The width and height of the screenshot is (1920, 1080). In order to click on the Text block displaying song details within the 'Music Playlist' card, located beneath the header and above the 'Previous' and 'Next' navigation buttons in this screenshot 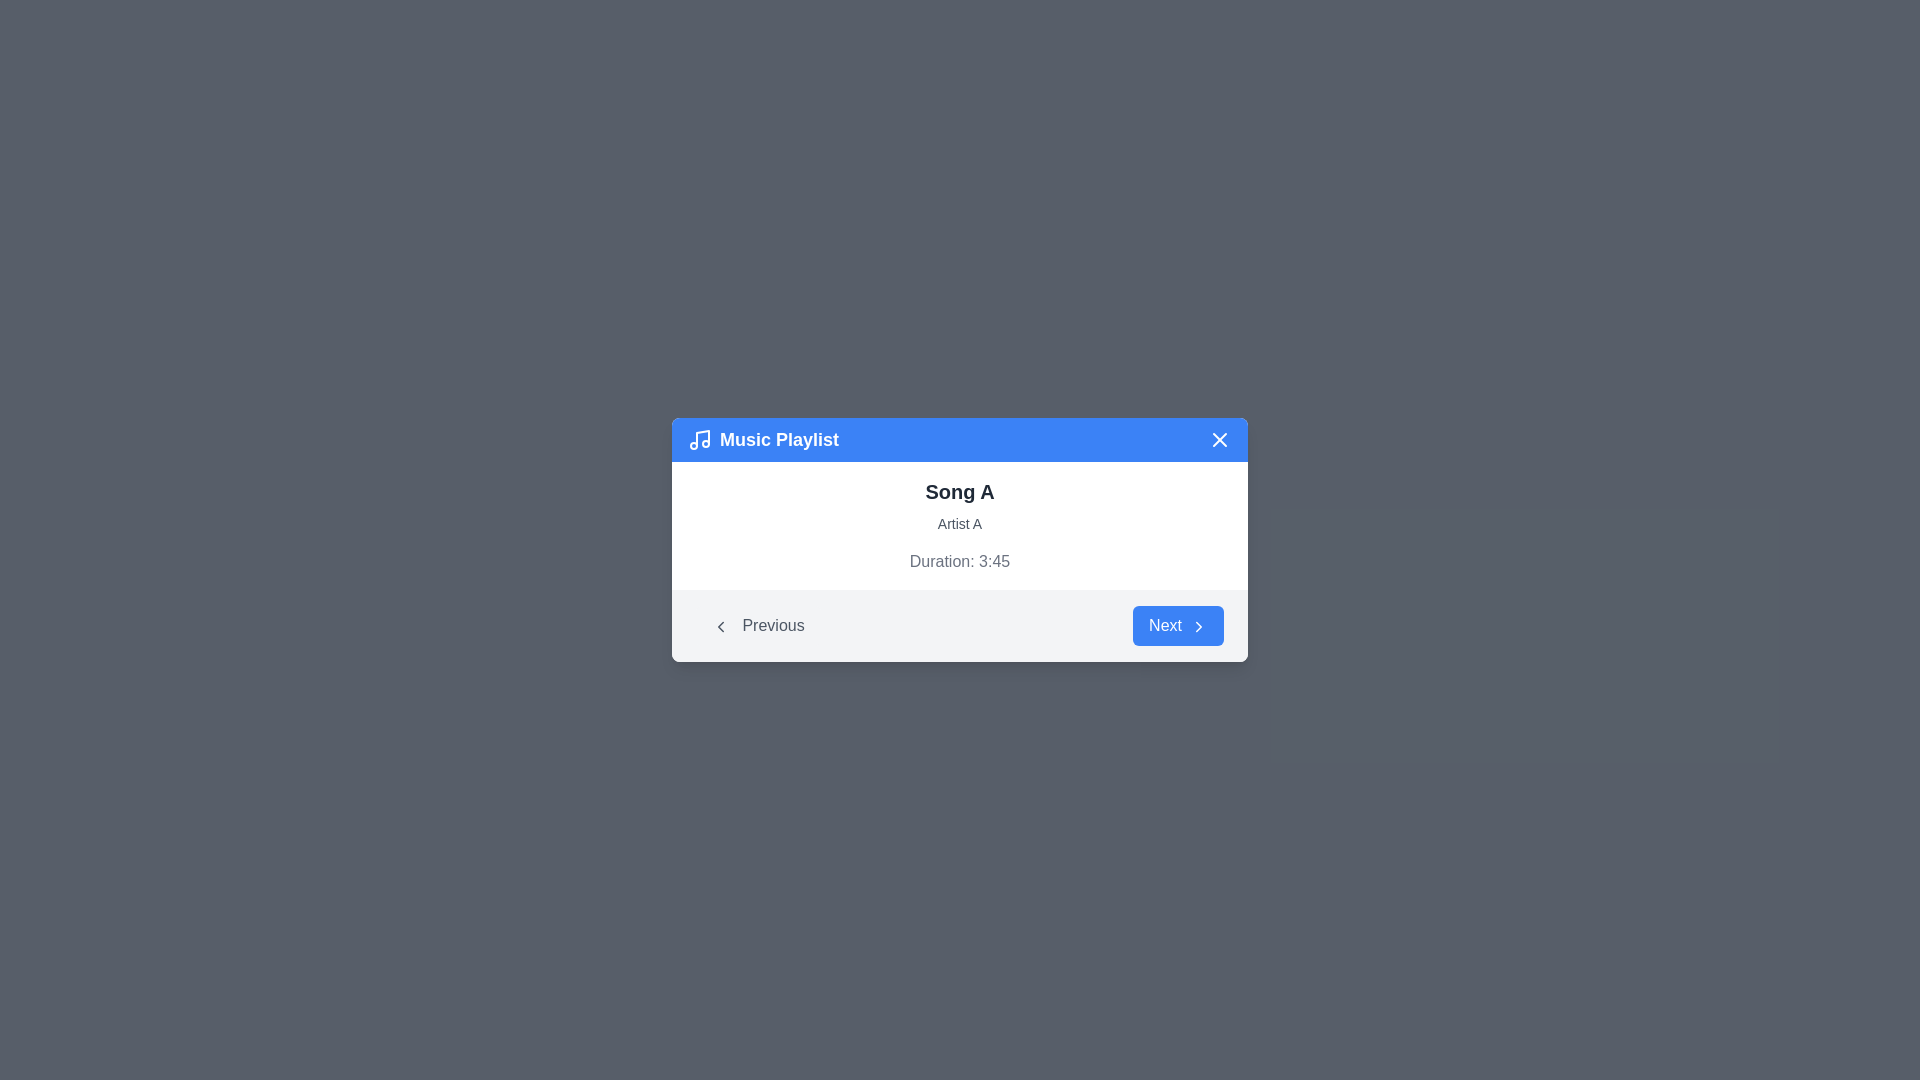, I will do `click(960, 524)`.